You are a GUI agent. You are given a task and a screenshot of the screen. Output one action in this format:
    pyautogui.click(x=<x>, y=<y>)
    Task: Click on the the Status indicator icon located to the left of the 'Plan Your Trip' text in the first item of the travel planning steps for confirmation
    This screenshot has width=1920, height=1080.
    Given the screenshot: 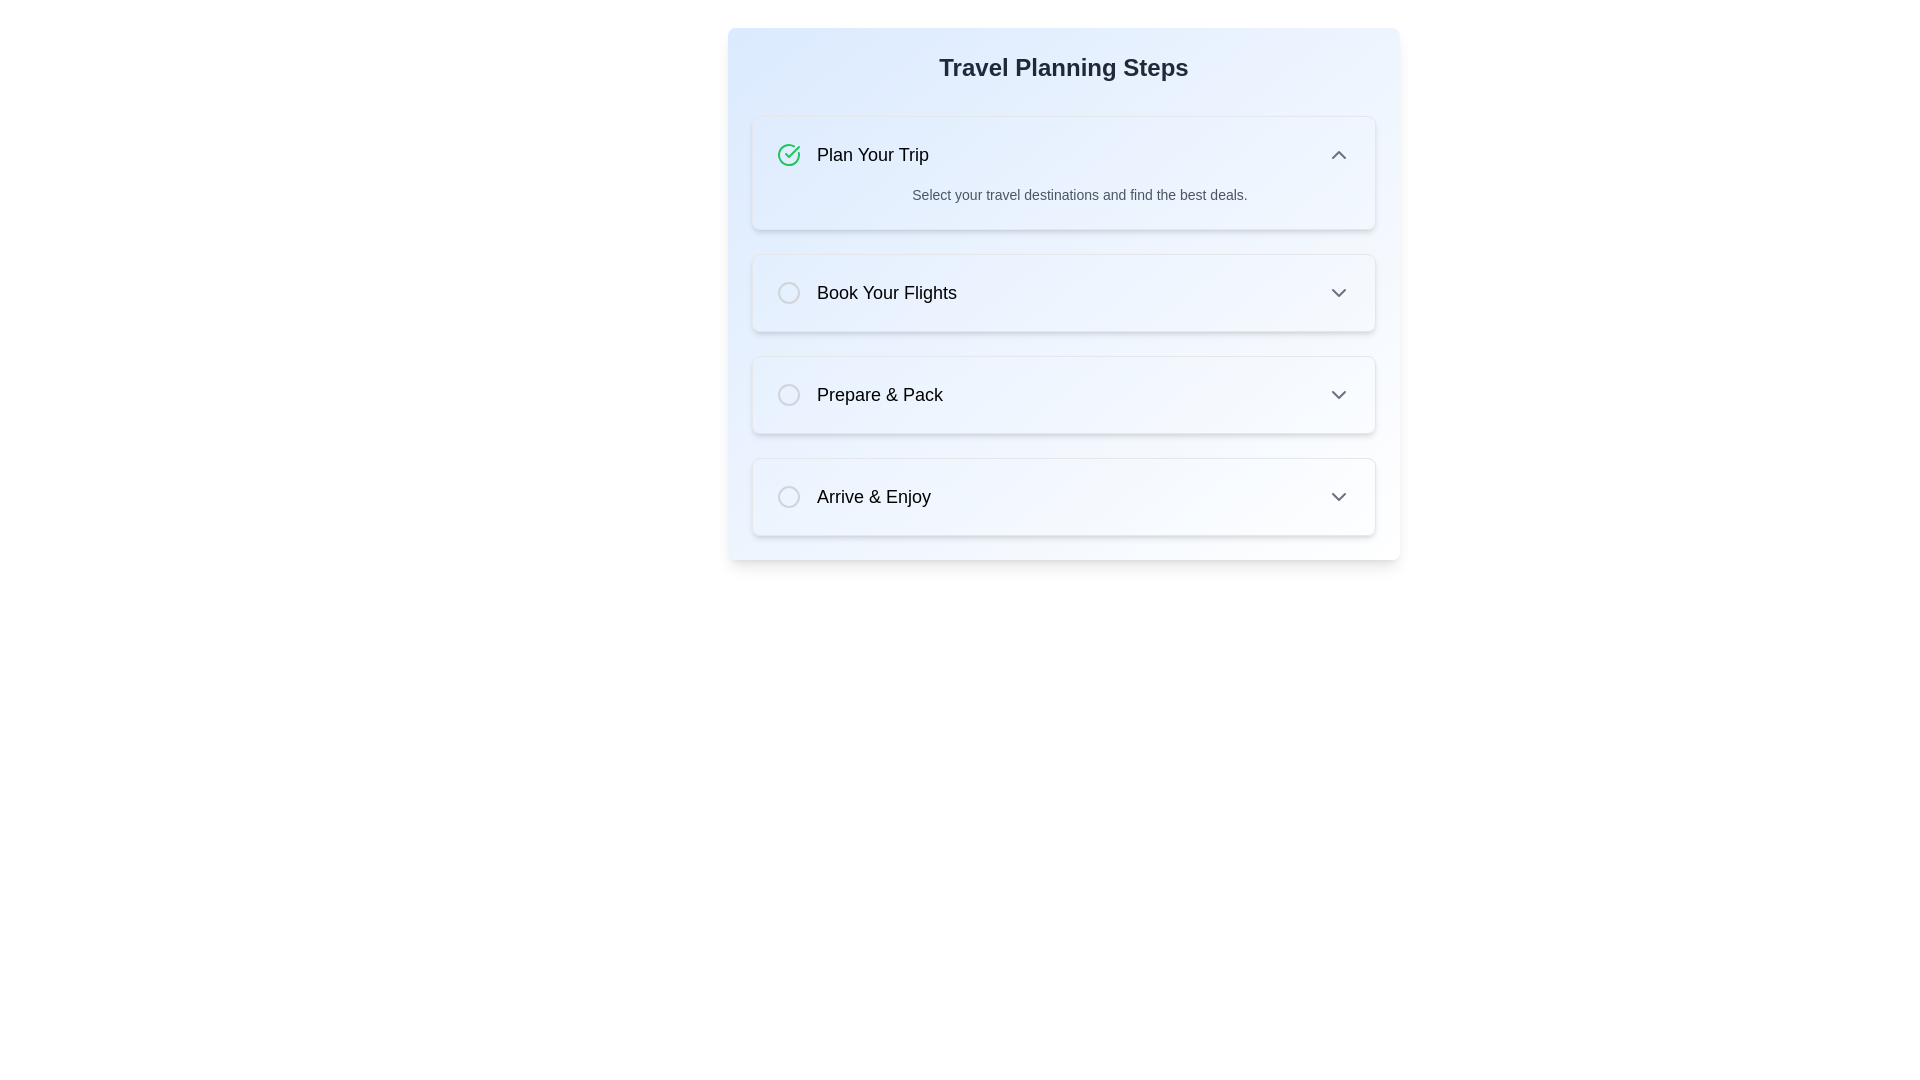 What is the action you would take?
    pyautogui.click(x=787, y=153)
    